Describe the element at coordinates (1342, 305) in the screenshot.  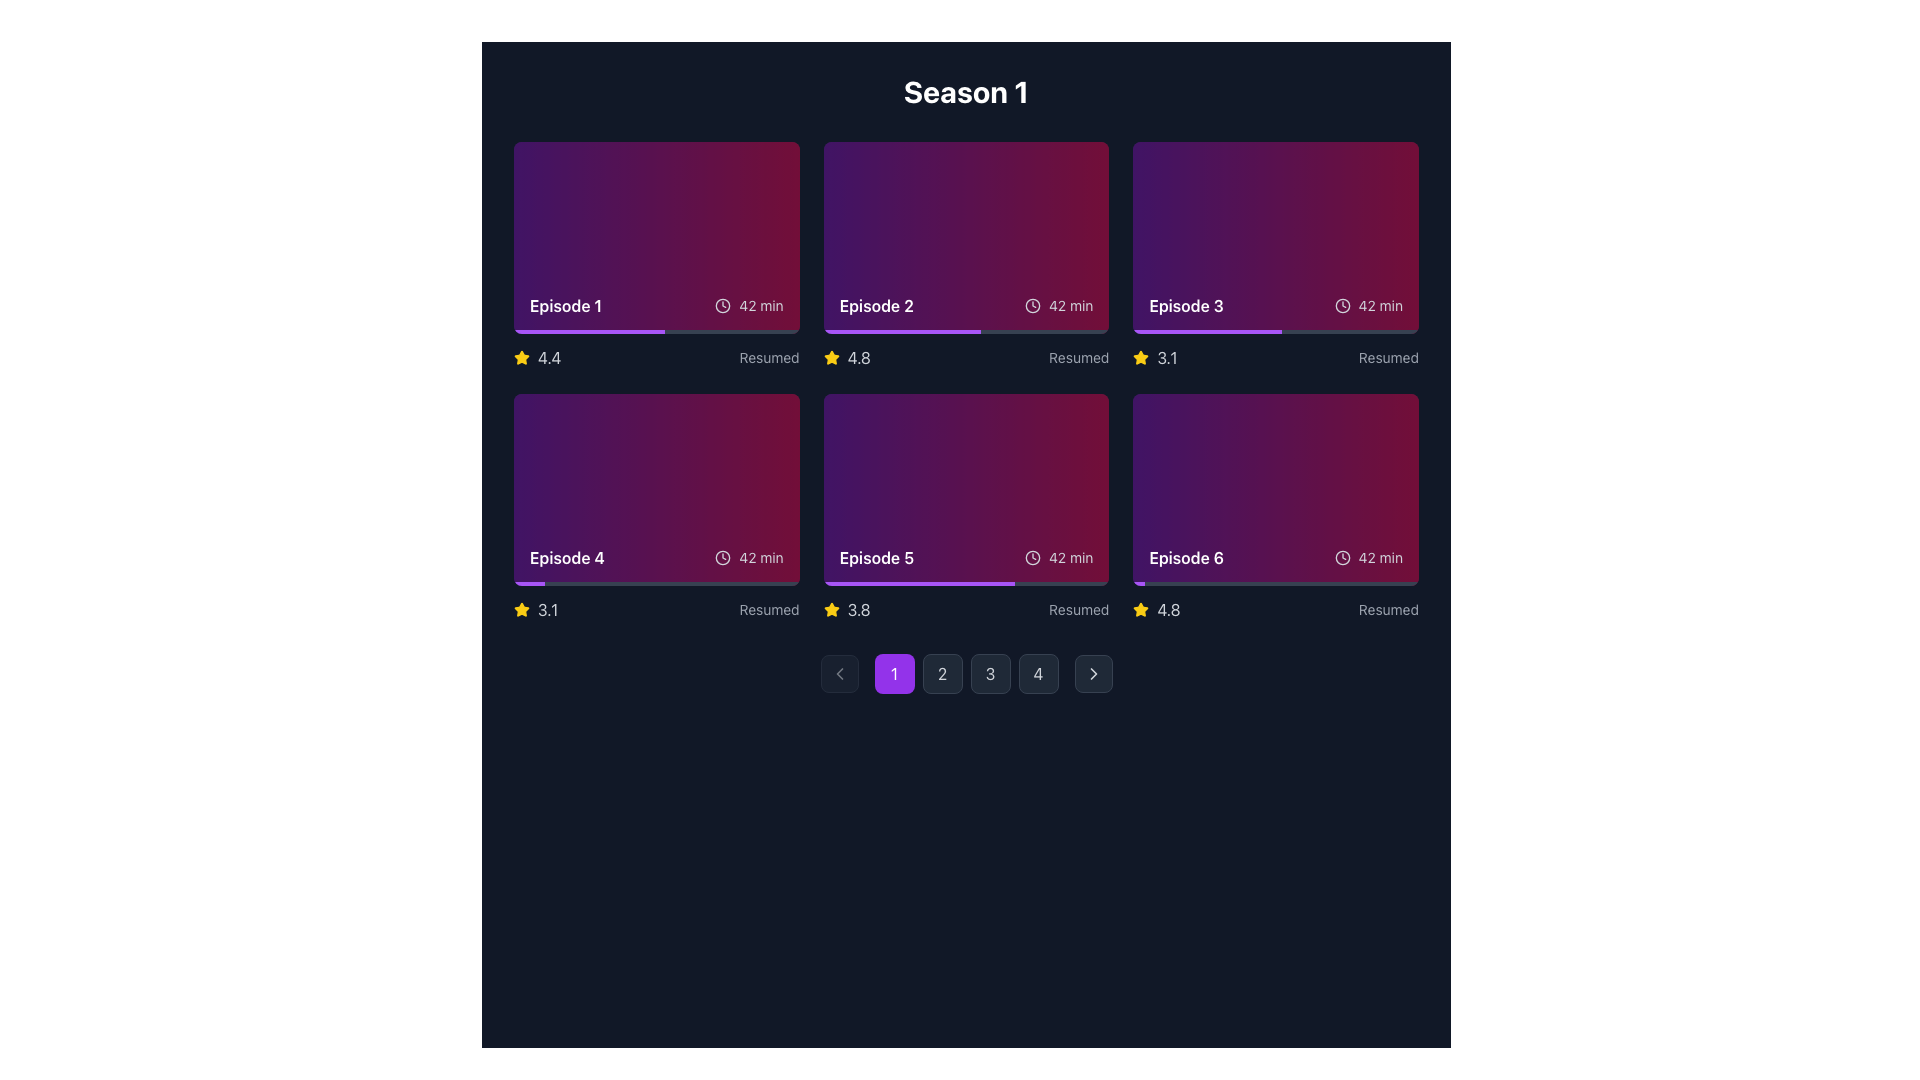
I see `the circular outline inside the clock icon located in the top-right corner of the Episode 3 block` at that location.